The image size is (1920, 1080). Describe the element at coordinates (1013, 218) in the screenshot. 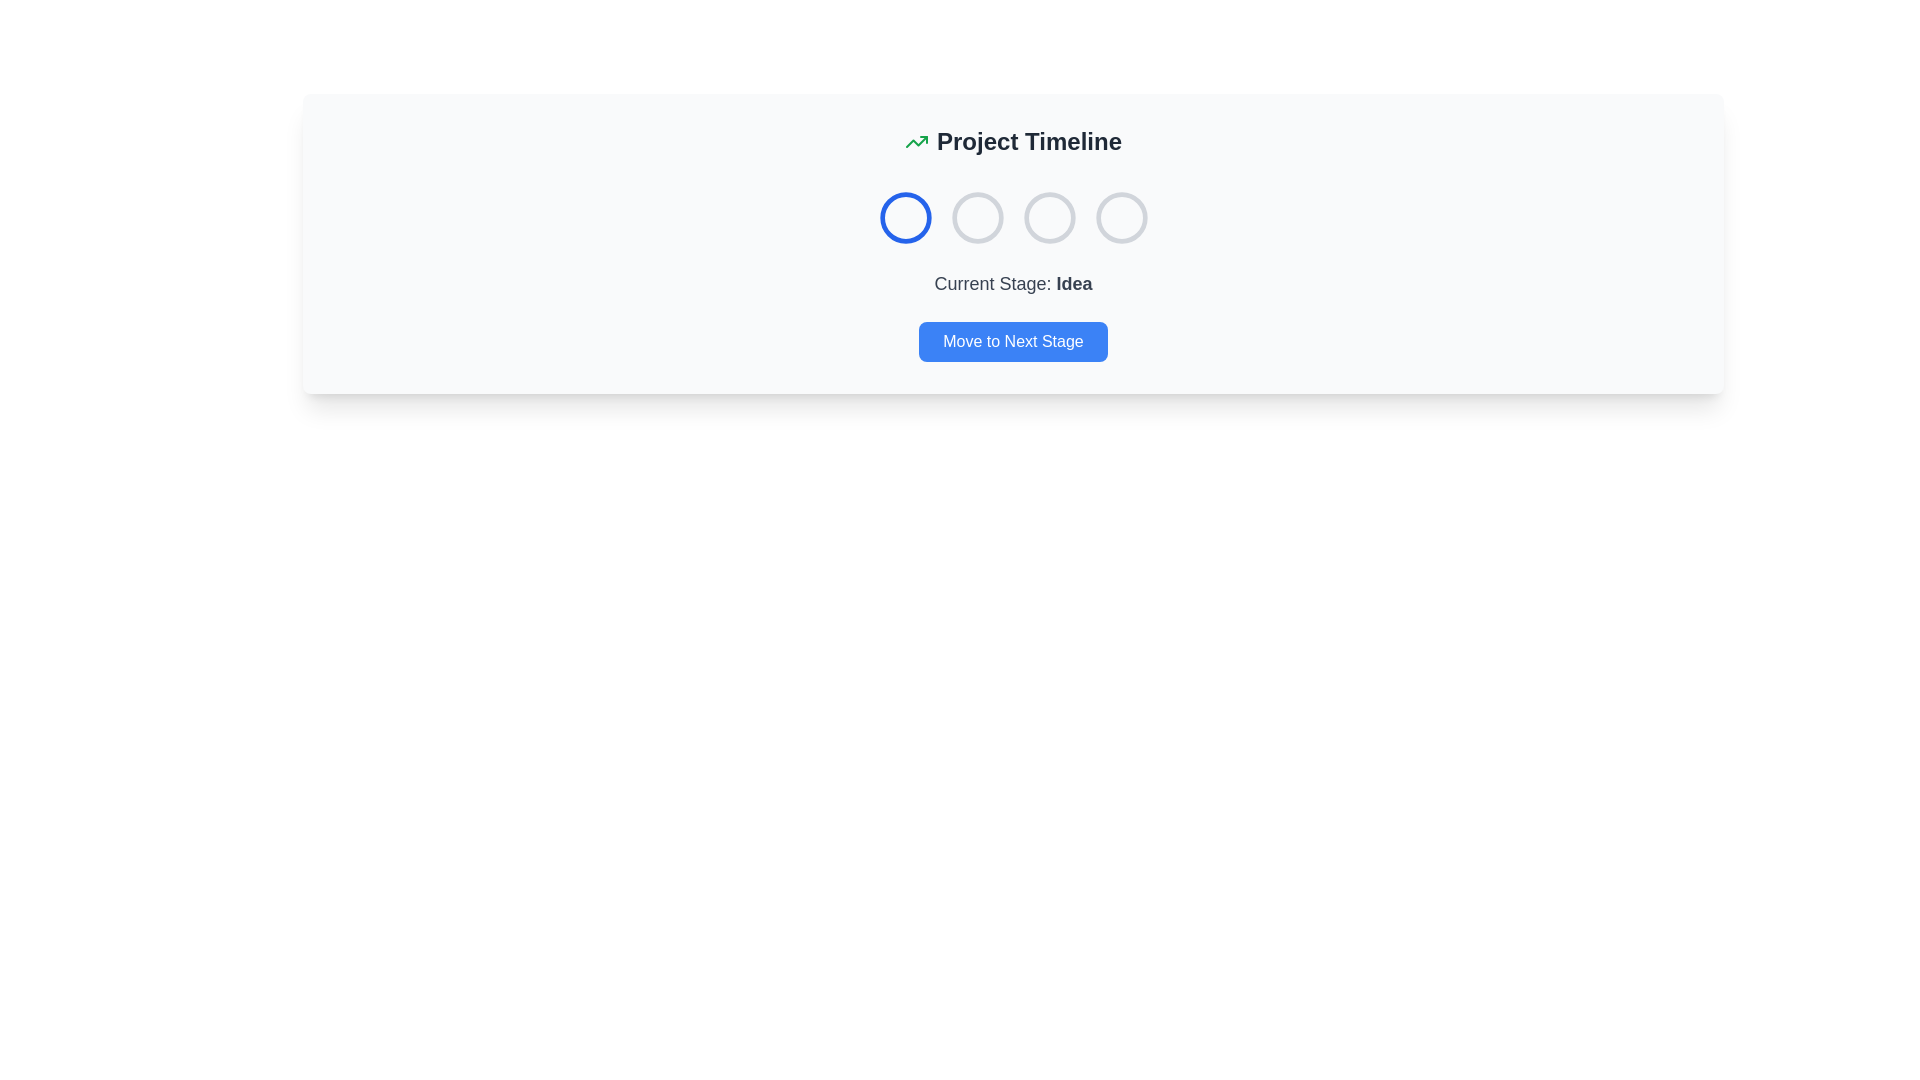

I see `the Progress Indicator located below the 'Project Timeline' title, which visually represents stages in a project timeline, to navigate through stages if interactive functionality is enabled` at that location.